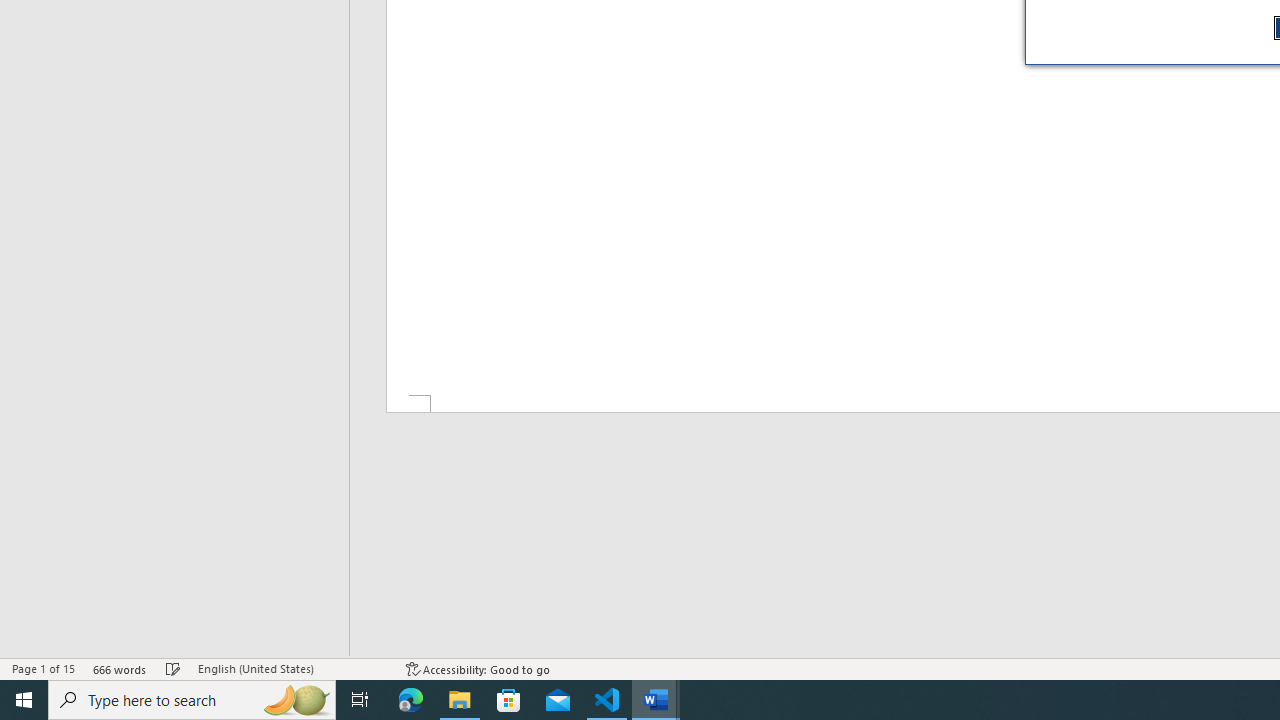 This screenshot has width=1280, height=720. I want to click on 'Spelling and Grammar Check Checking', so click(173, 669).